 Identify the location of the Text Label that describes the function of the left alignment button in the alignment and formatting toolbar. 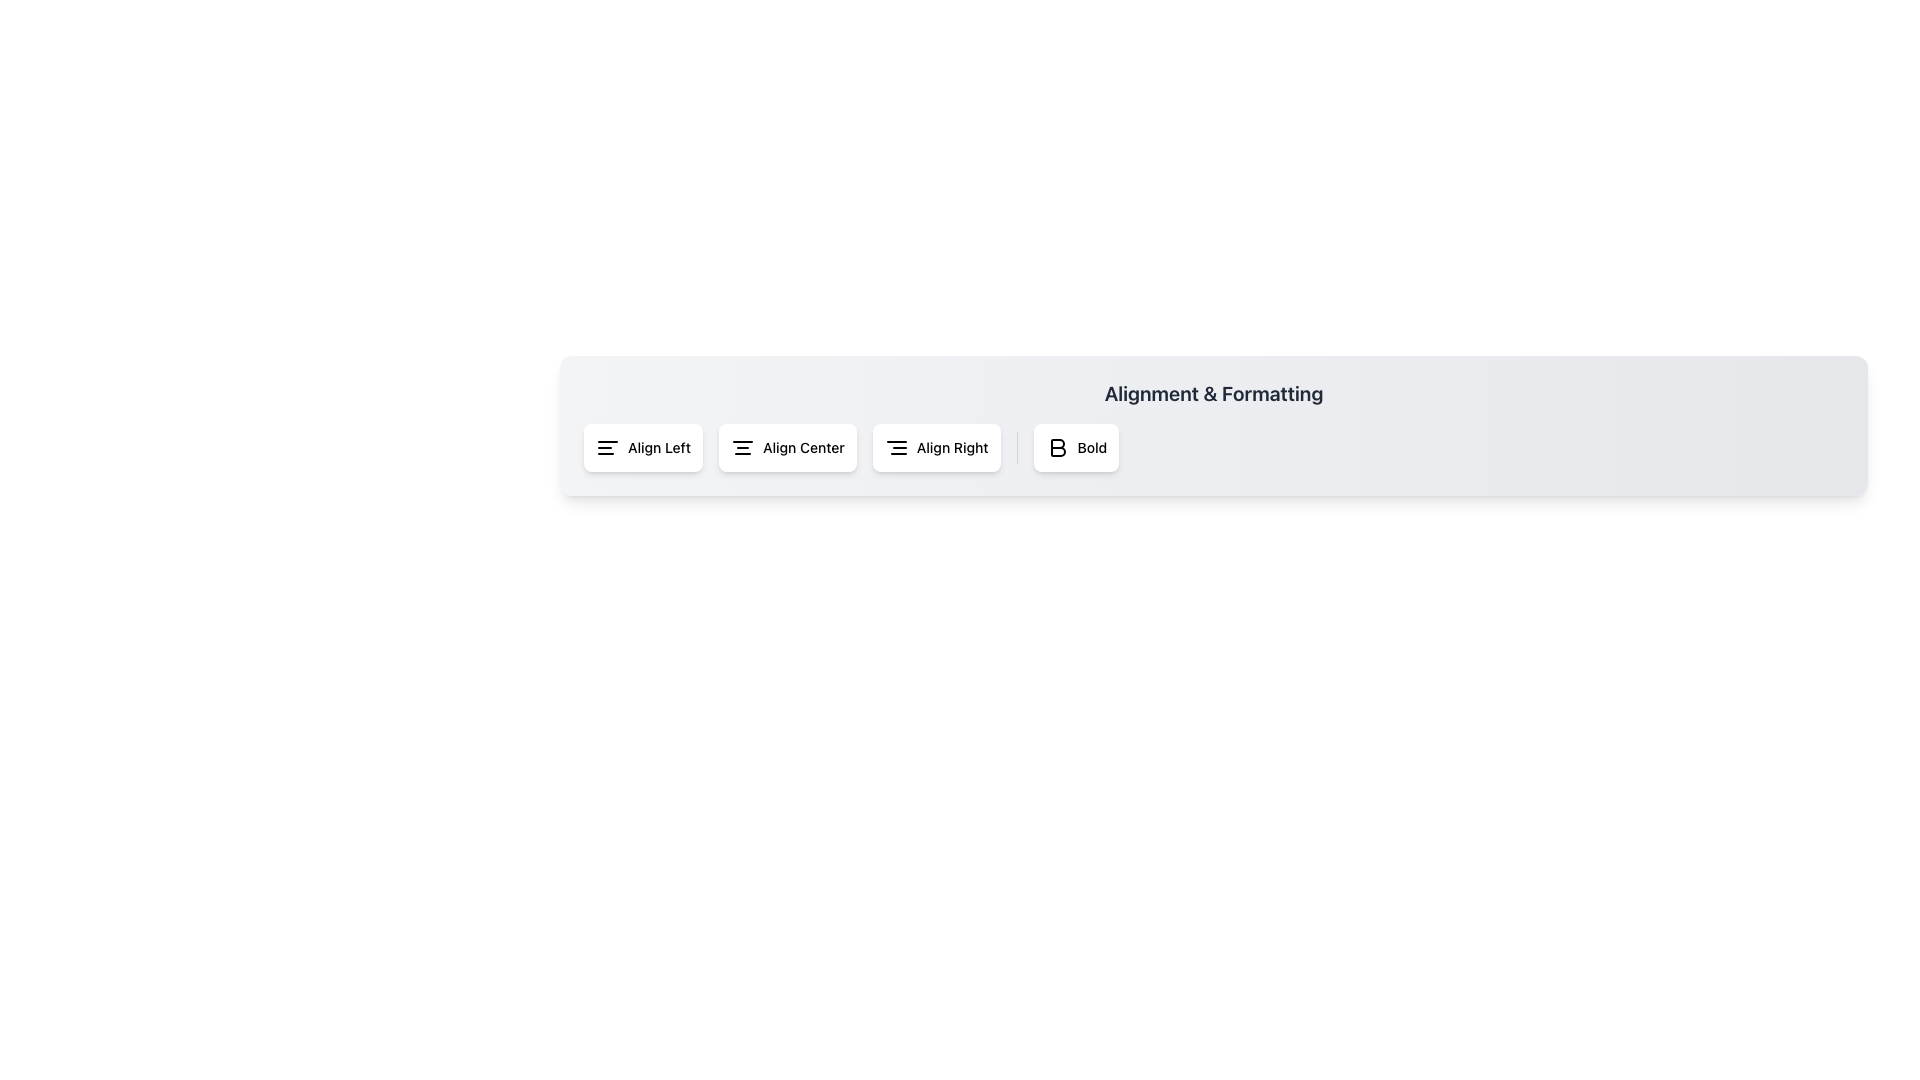
(659, 446).